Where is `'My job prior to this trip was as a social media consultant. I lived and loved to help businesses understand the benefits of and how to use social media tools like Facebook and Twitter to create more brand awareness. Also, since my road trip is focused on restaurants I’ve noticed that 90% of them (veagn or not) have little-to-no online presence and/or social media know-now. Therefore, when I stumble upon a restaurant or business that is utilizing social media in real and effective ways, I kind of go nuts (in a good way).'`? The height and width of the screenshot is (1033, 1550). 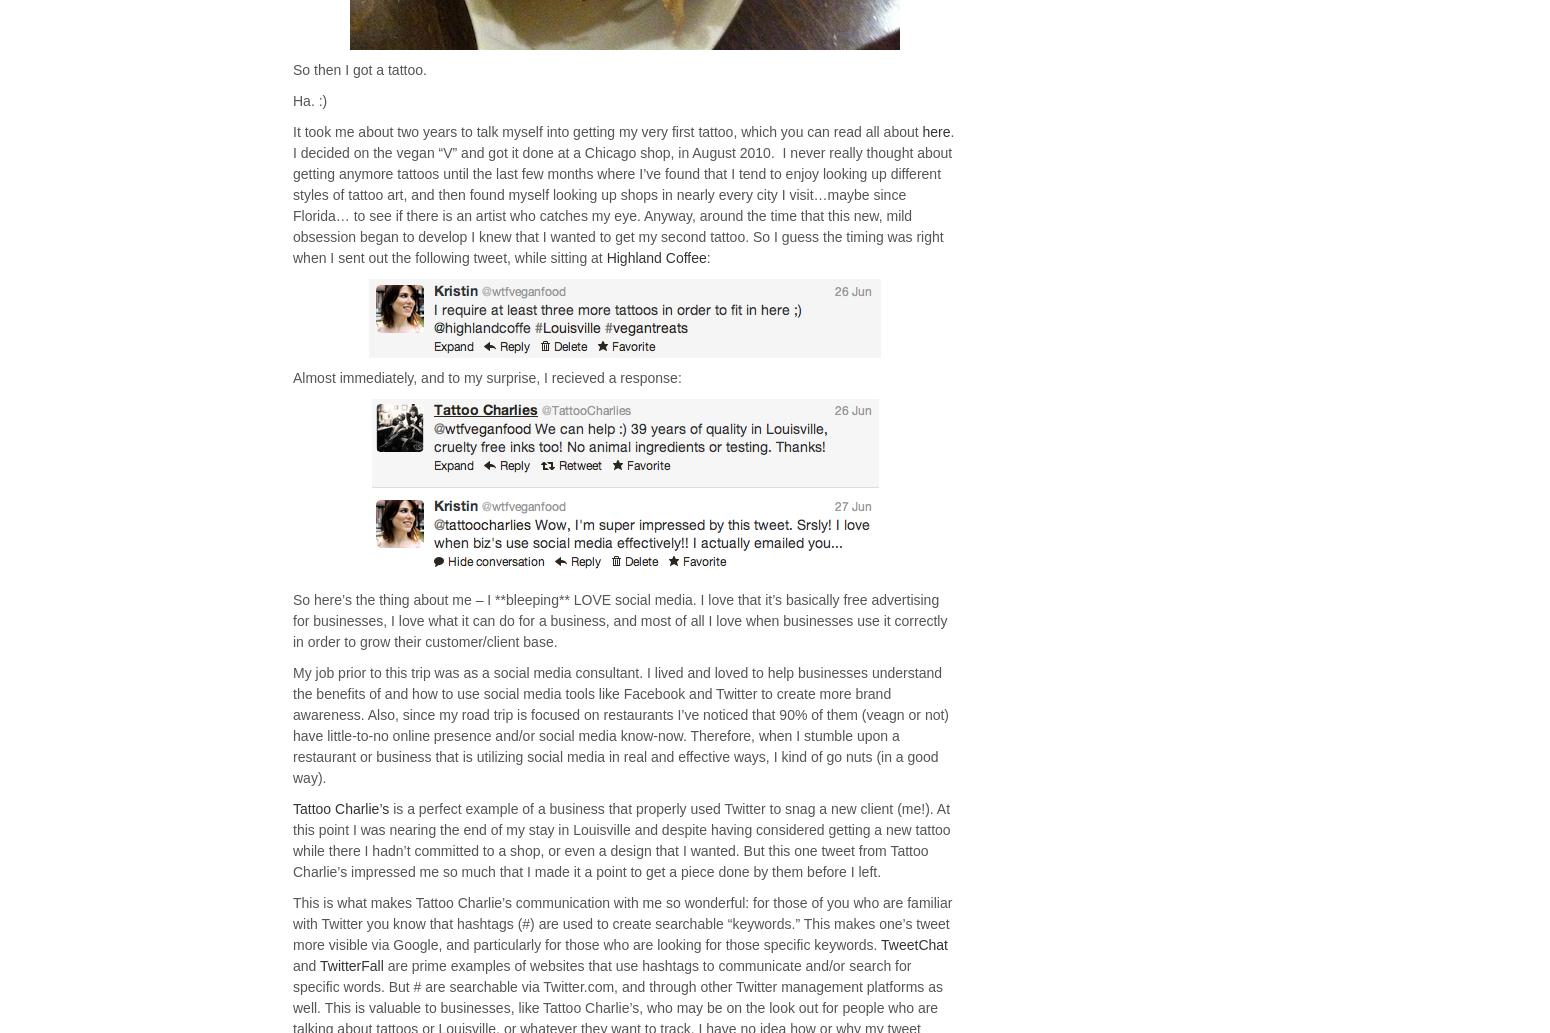 'My job prior to this trip was as a social media consultant. I lived and loved to help businesses understand the benefits of and how to use social media tools like Facebook and Twitter to create more brand awareness. Also, since my road trip is focused on restaurants I’ve noticed that 90% of them (veagn or not) have little-to-no online presence and/or social media know-now. Therefore, when I stumble upon a restaurant or business that is utilizing social media in real and effective ways, I kind of go nuts (in a good way).' is located at coordinates (292, 725).